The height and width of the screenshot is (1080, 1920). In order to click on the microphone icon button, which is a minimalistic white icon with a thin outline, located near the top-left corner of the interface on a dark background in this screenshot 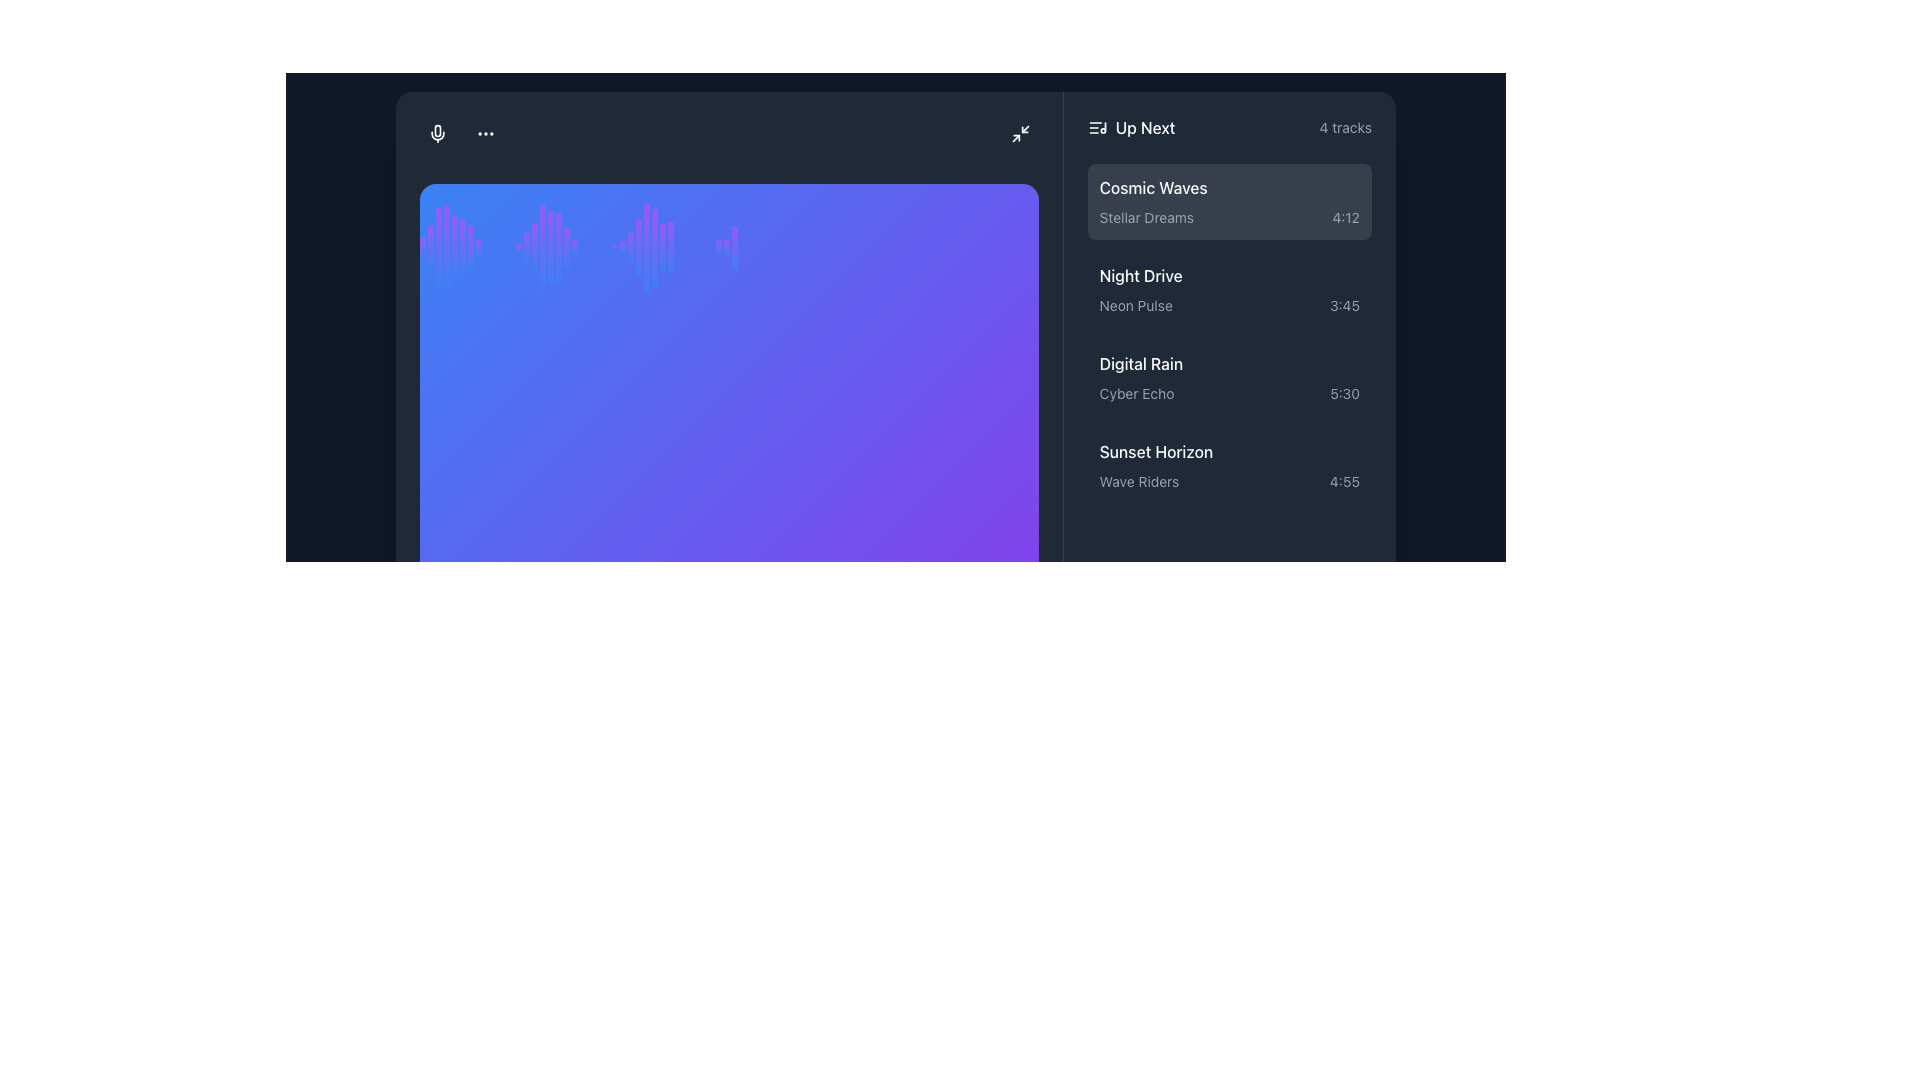, I will do `click(436, 132)`.